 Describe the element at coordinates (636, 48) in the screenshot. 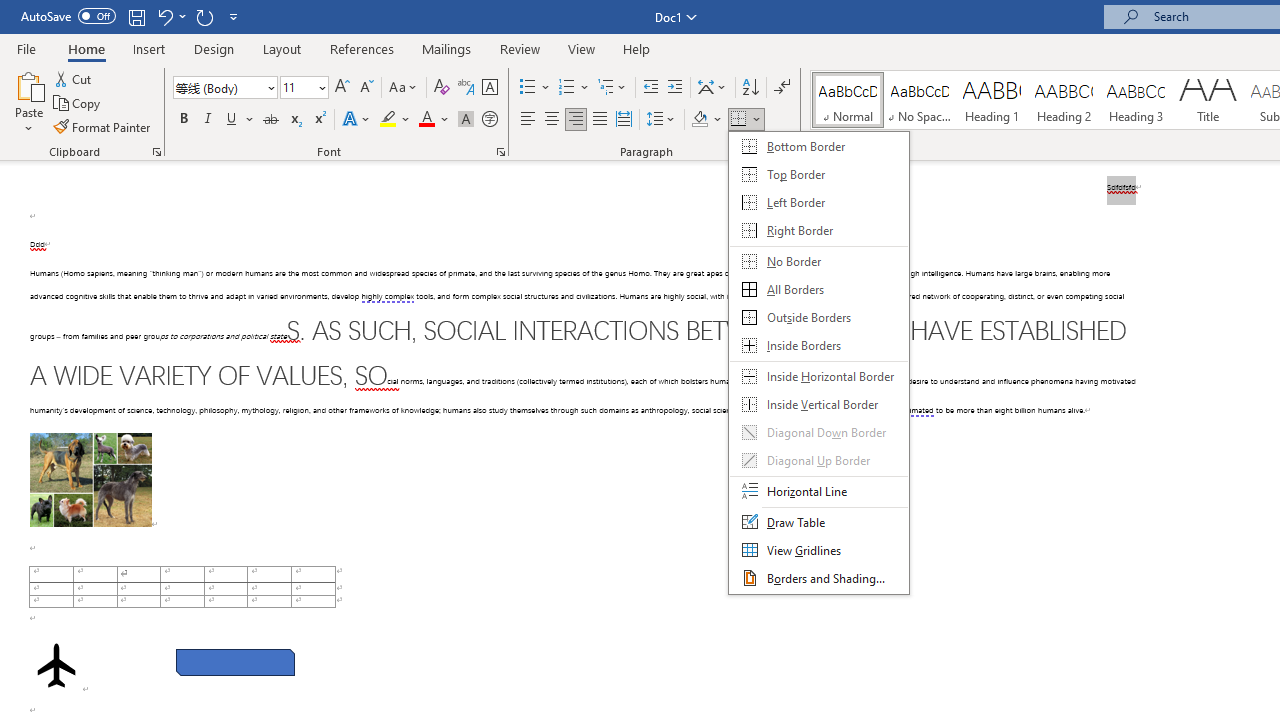

I see `'Help'` at that location.